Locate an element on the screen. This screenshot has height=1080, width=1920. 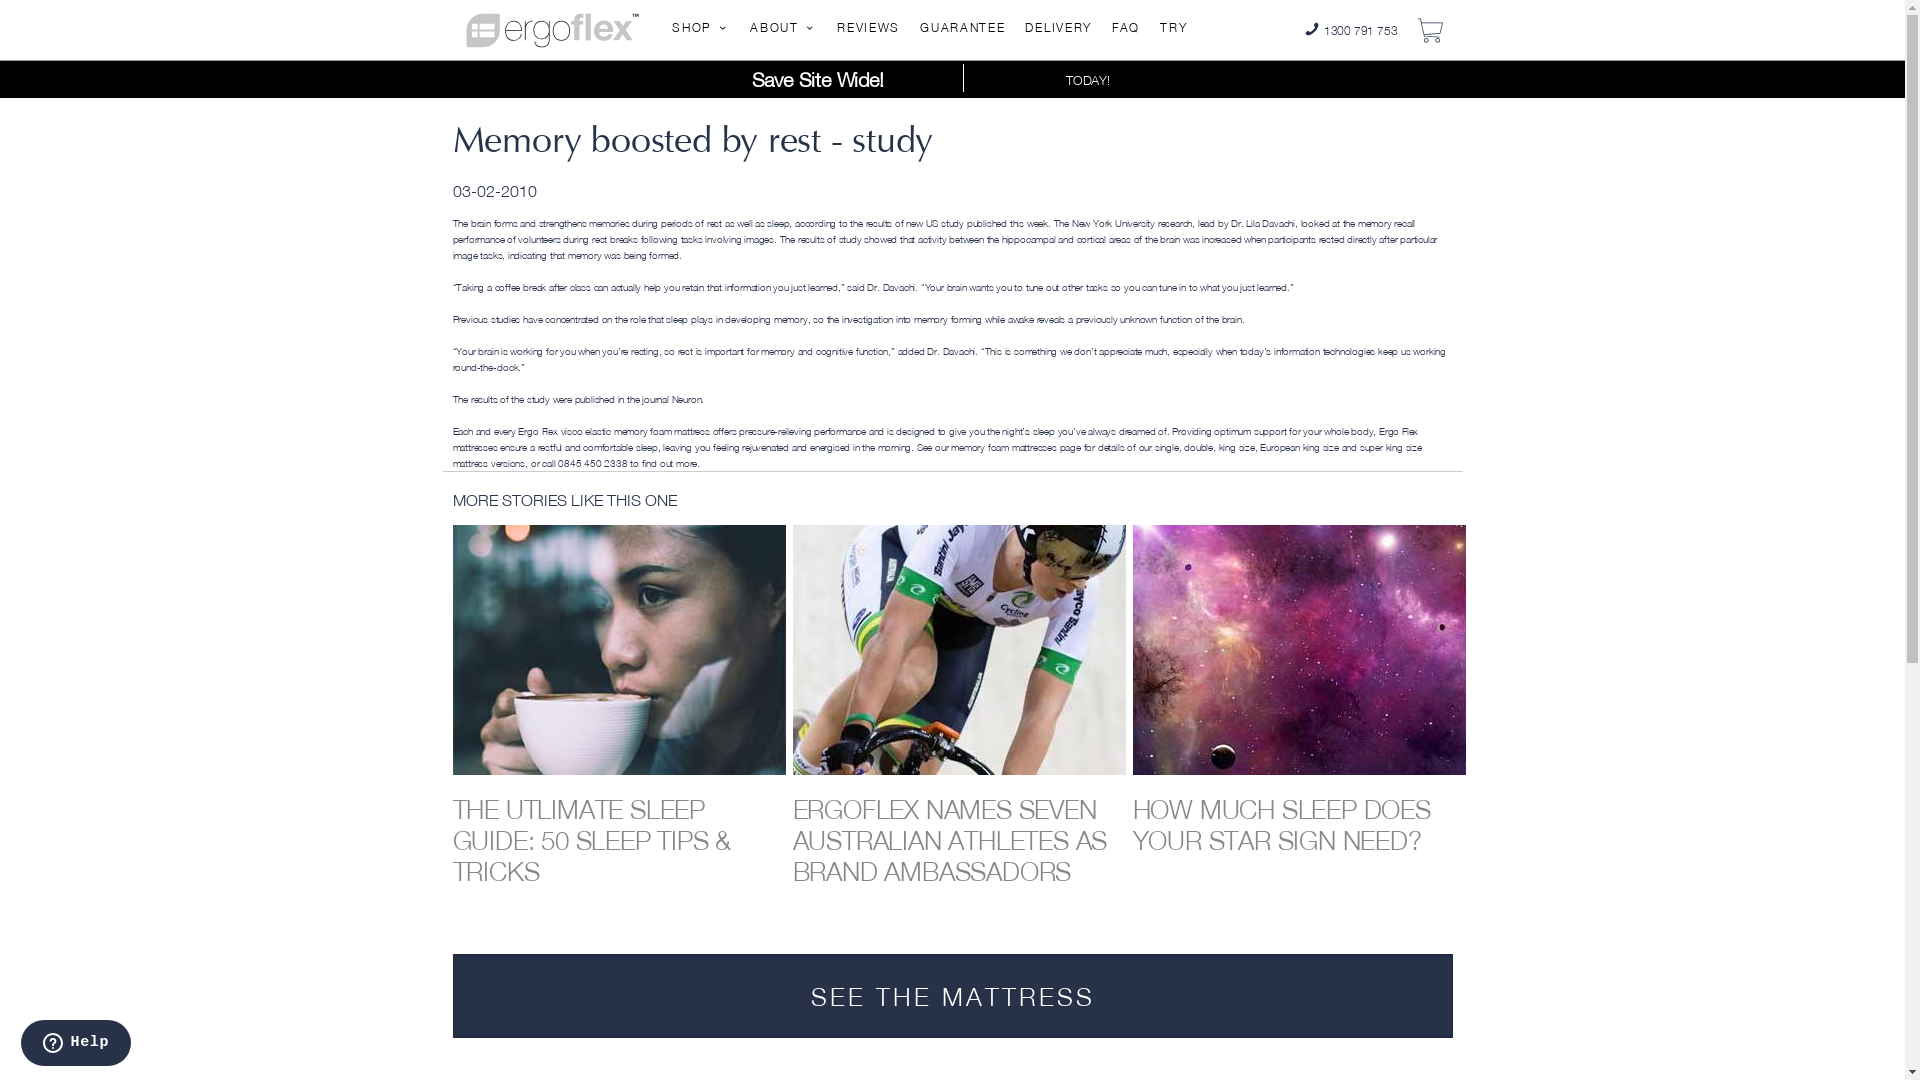
'ABOUT' is located at coordinates (782, 27).